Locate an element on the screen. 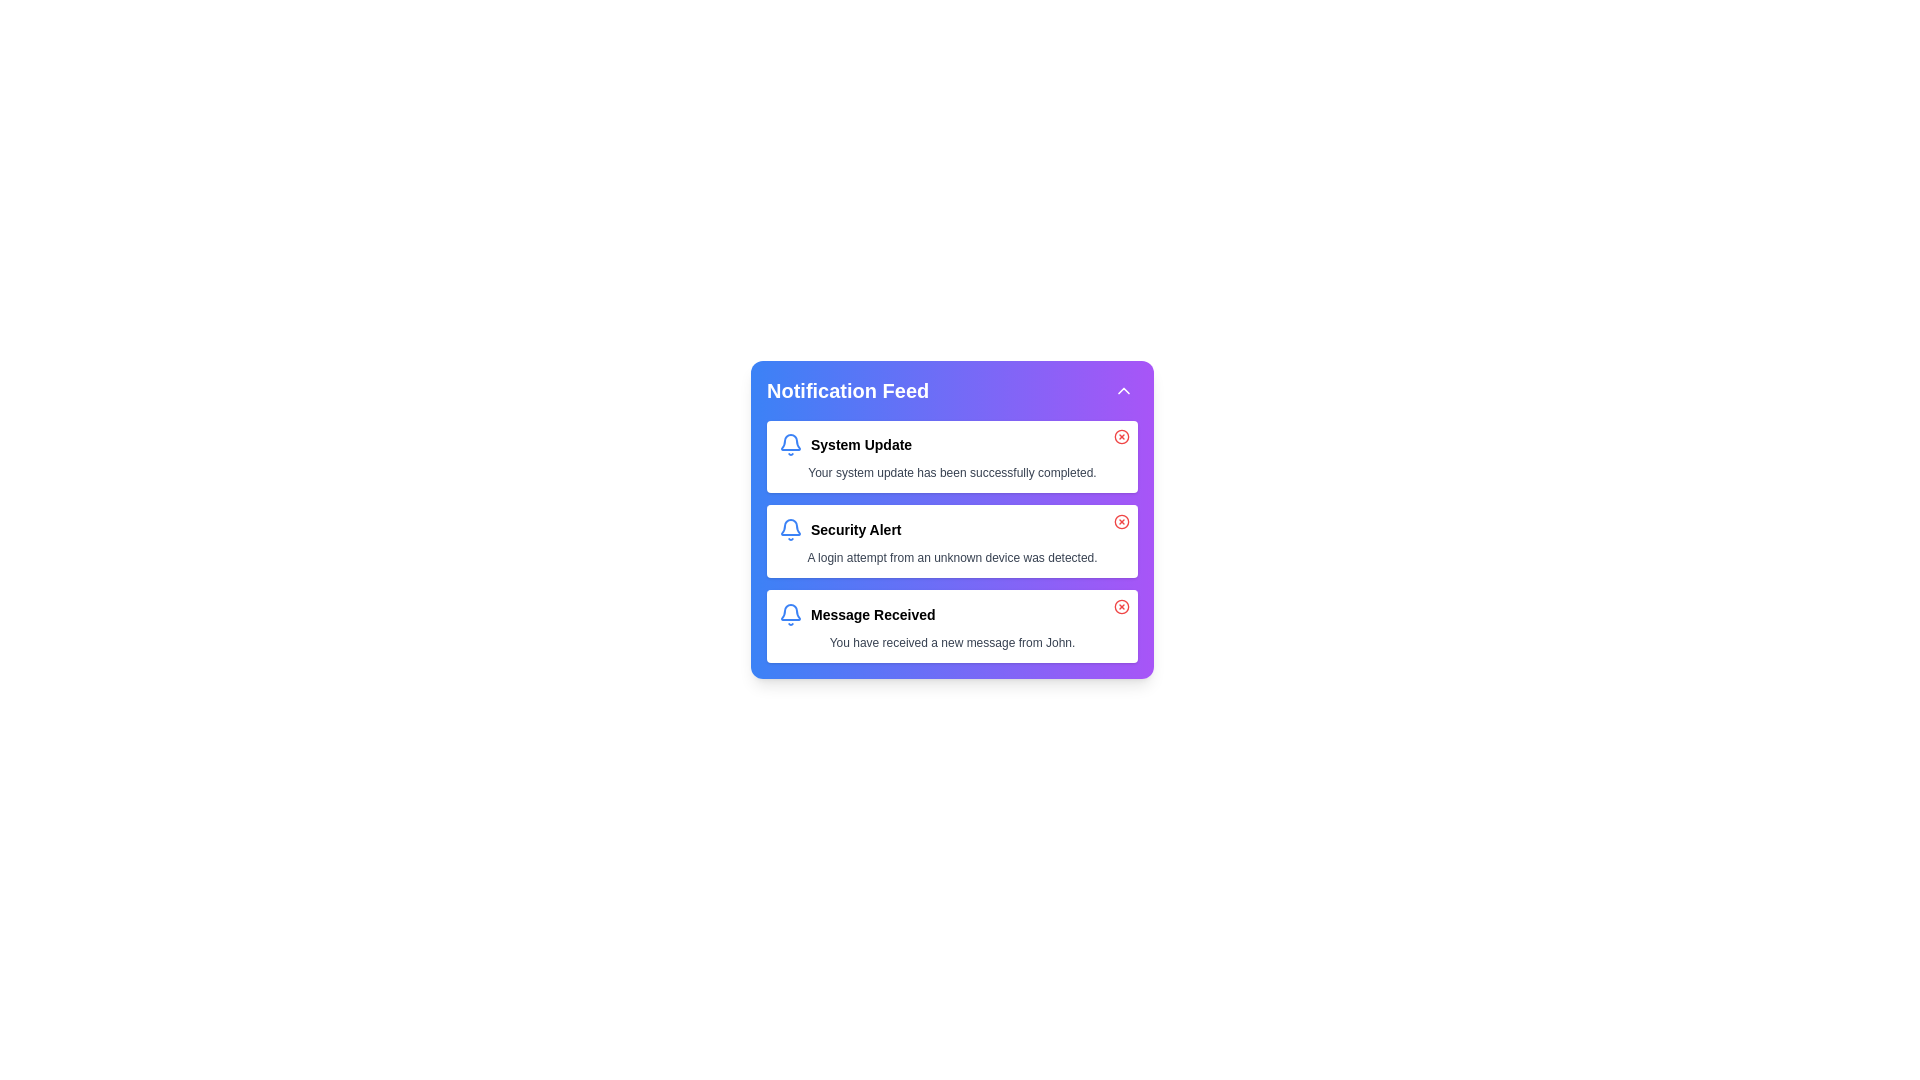 The height and width of the screenshot is (1080, 1920). the bolded 'Notification Feed' text label located at the top of the notification panel is located at coordinates (848, 390).